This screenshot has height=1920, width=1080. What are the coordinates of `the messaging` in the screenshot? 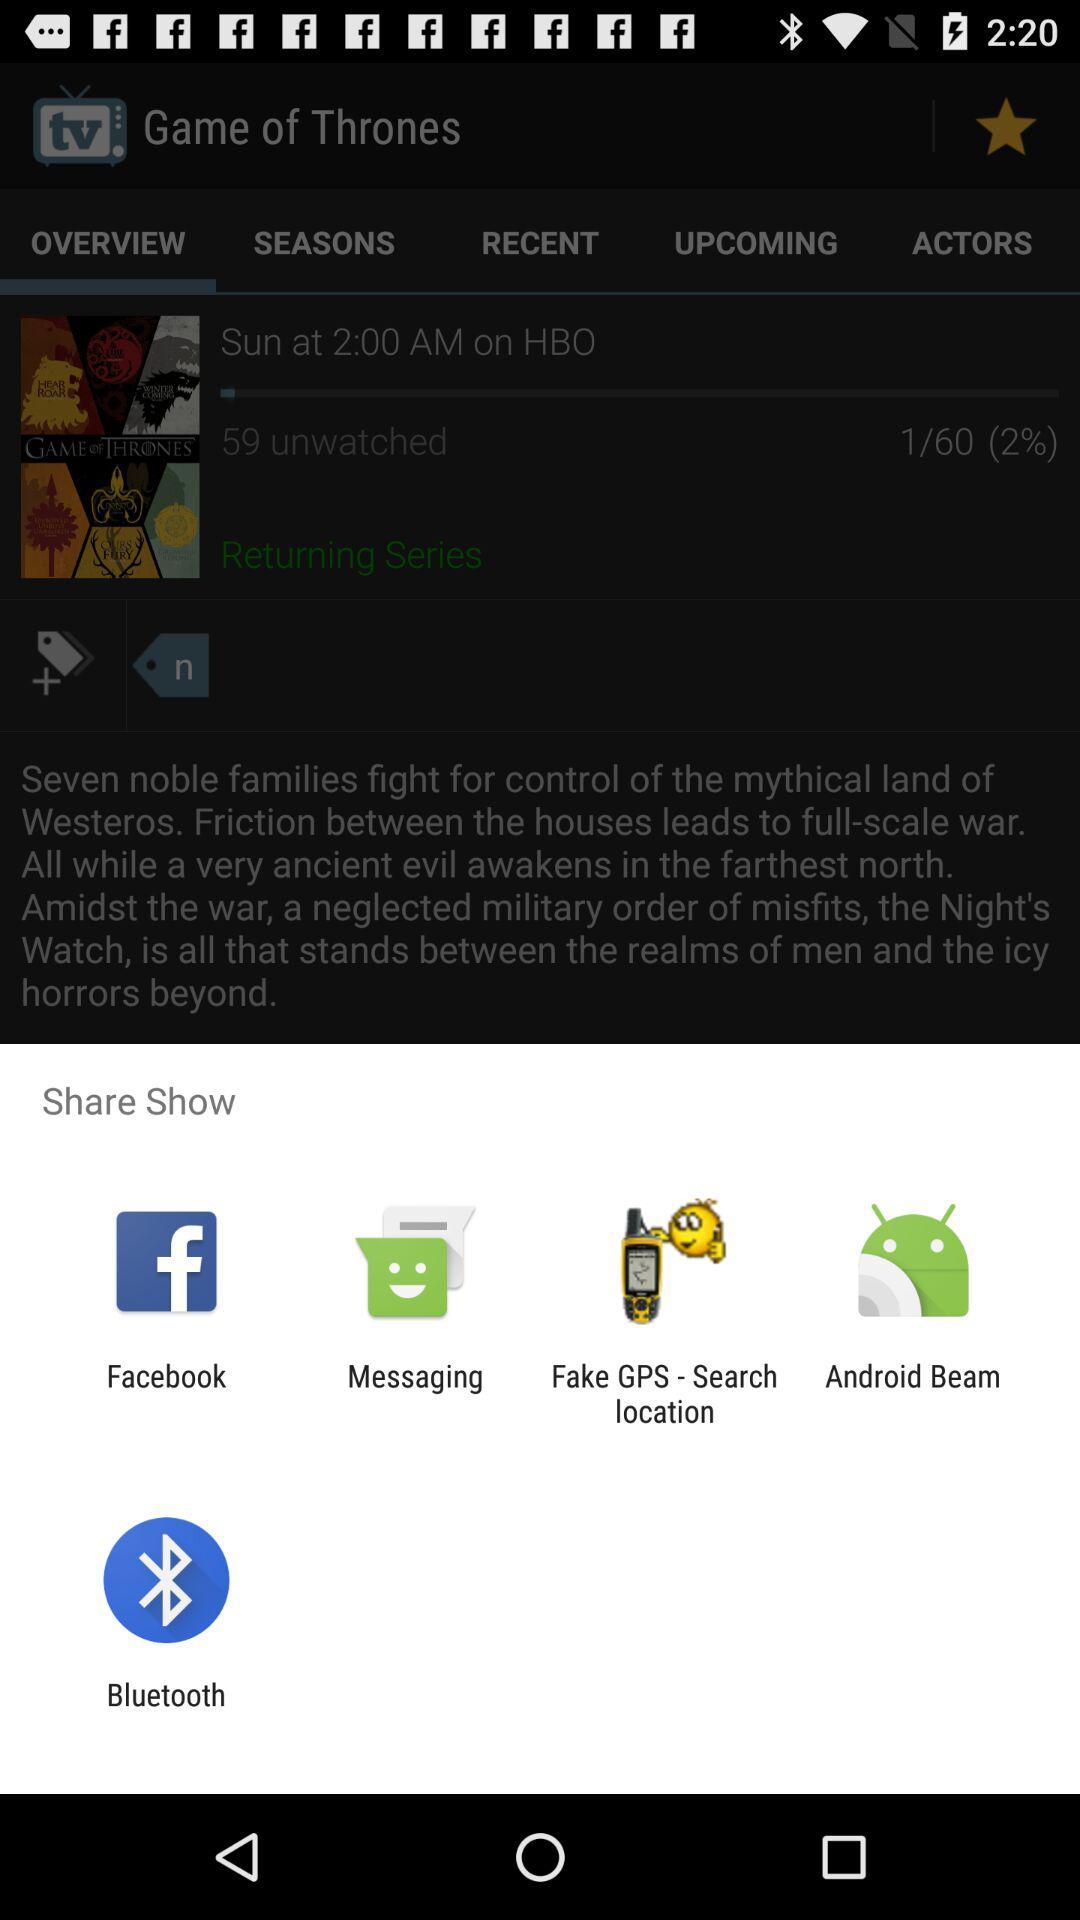 It's located at (414, 1392).